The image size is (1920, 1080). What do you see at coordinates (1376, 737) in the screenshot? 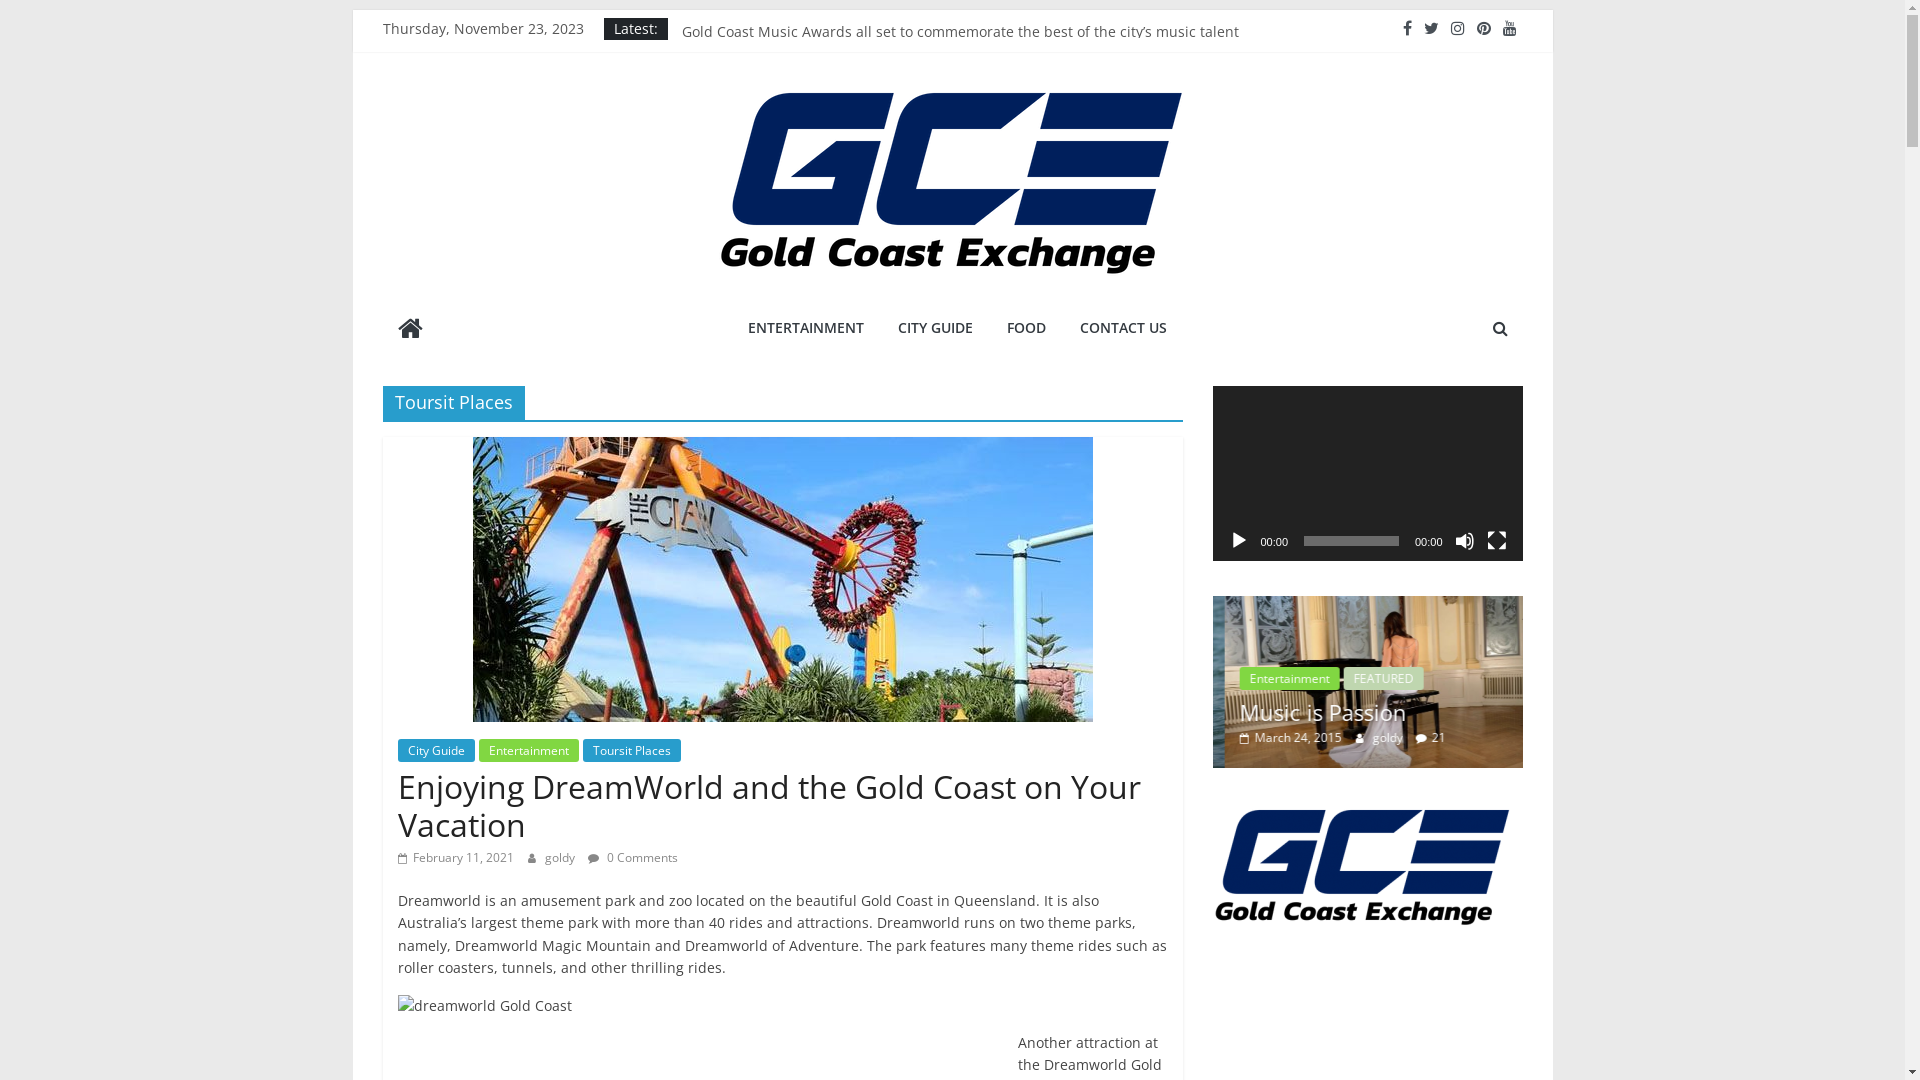
I see `'goldy'` at bounding box center [1376, 737].